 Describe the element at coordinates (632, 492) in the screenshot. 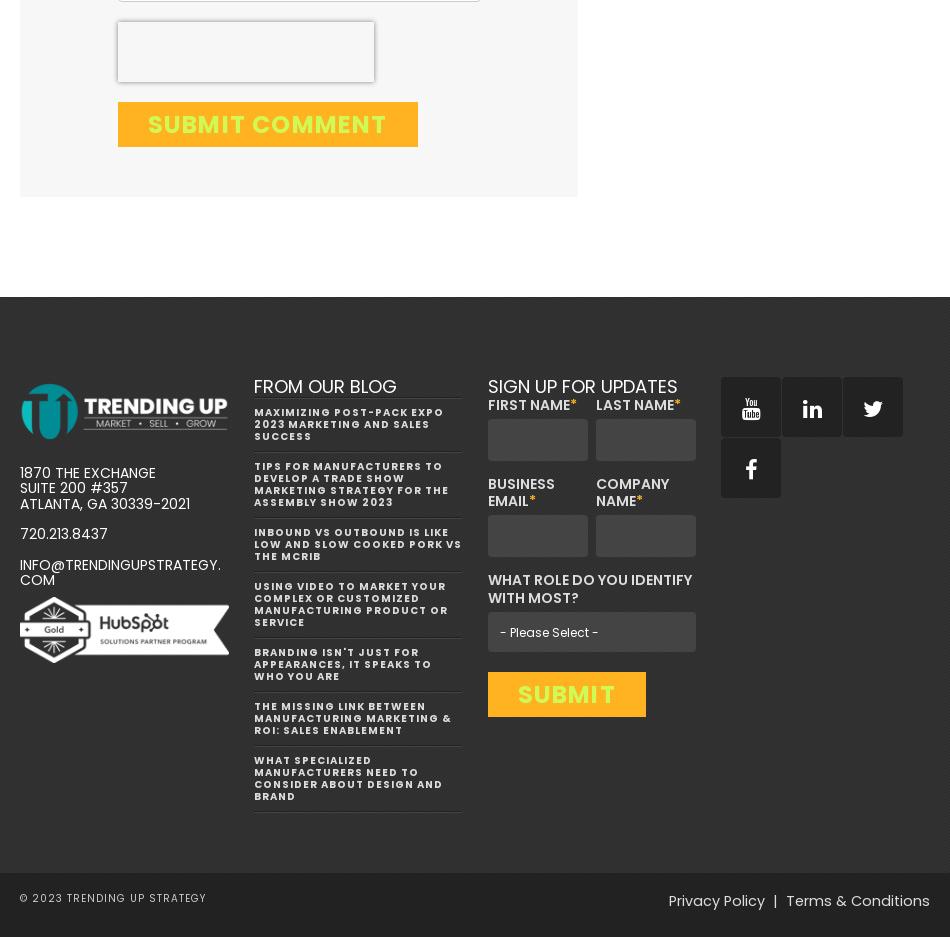

I see `'COMPANY NAME'` at that location.